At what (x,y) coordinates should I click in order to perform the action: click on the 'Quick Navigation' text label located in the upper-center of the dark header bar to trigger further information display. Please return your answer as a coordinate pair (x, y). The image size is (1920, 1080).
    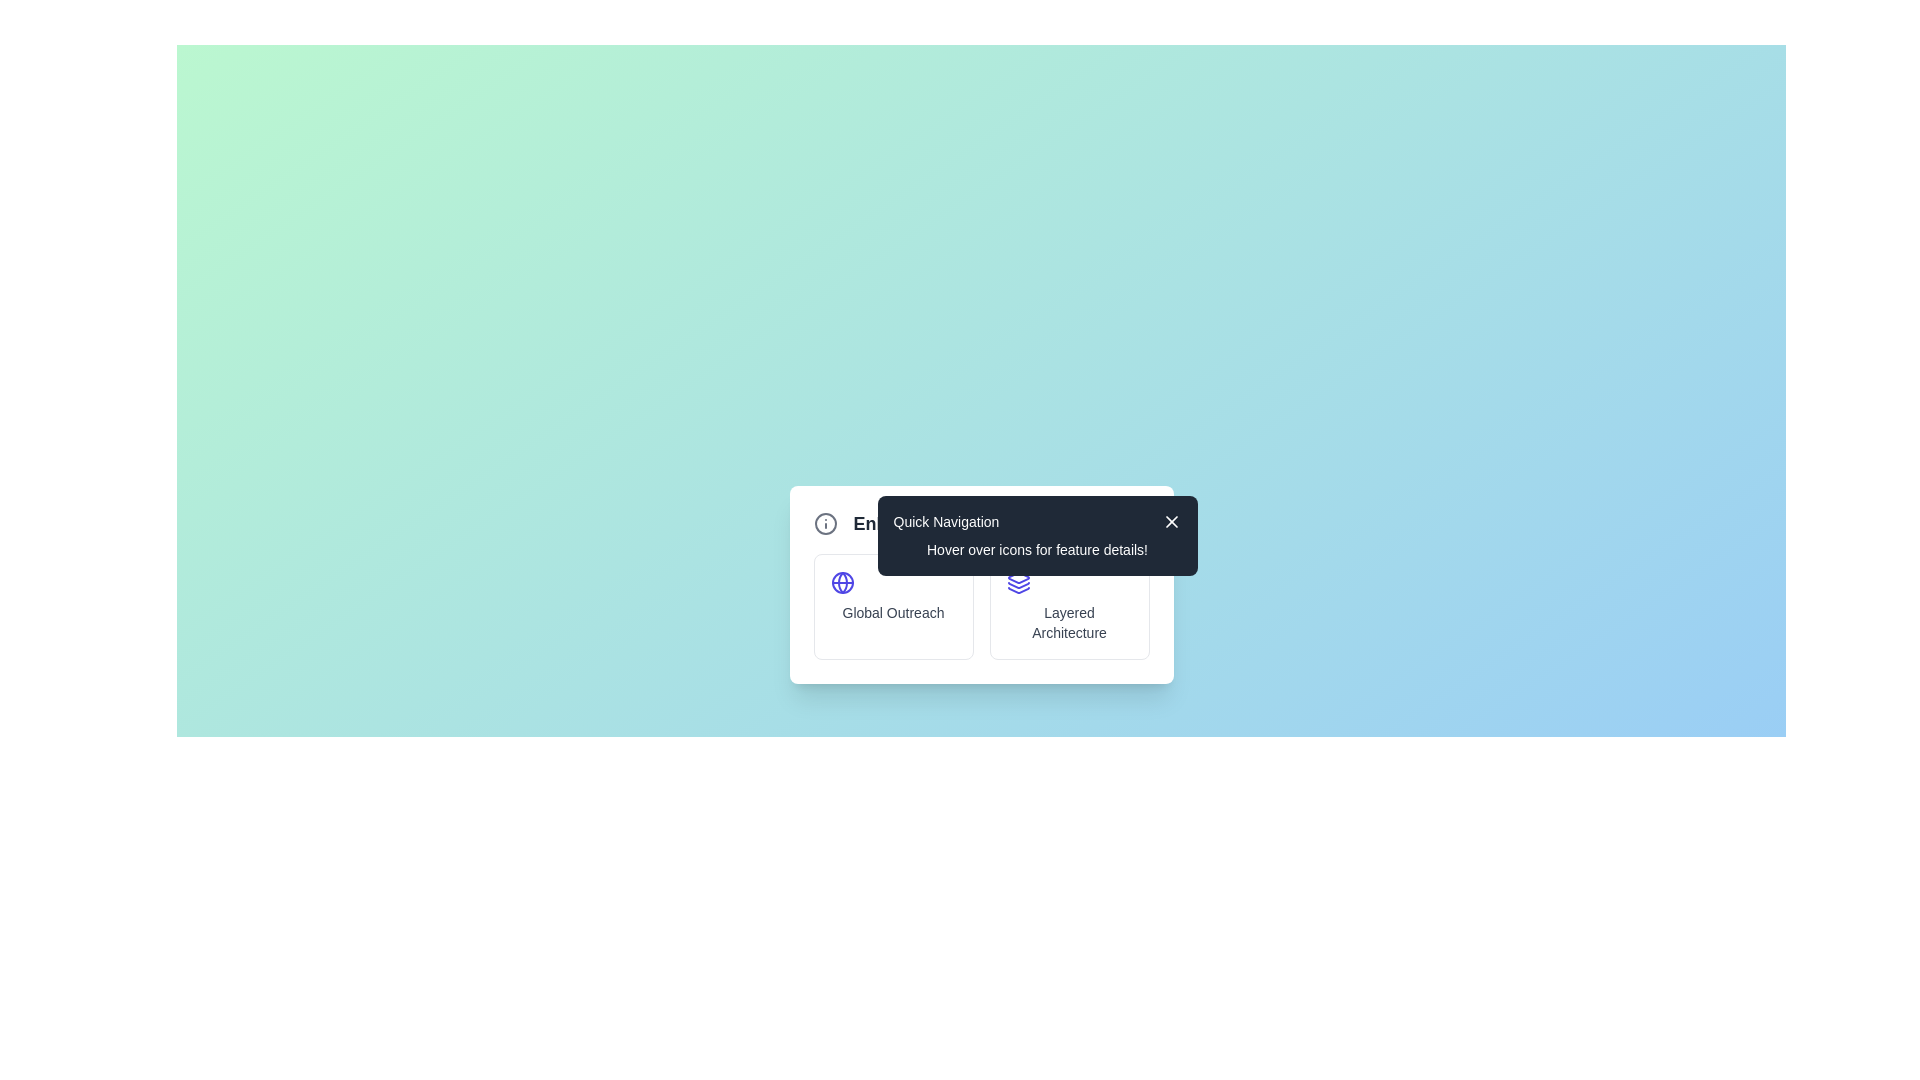
    Looking at the image, I should click on (945, 520).